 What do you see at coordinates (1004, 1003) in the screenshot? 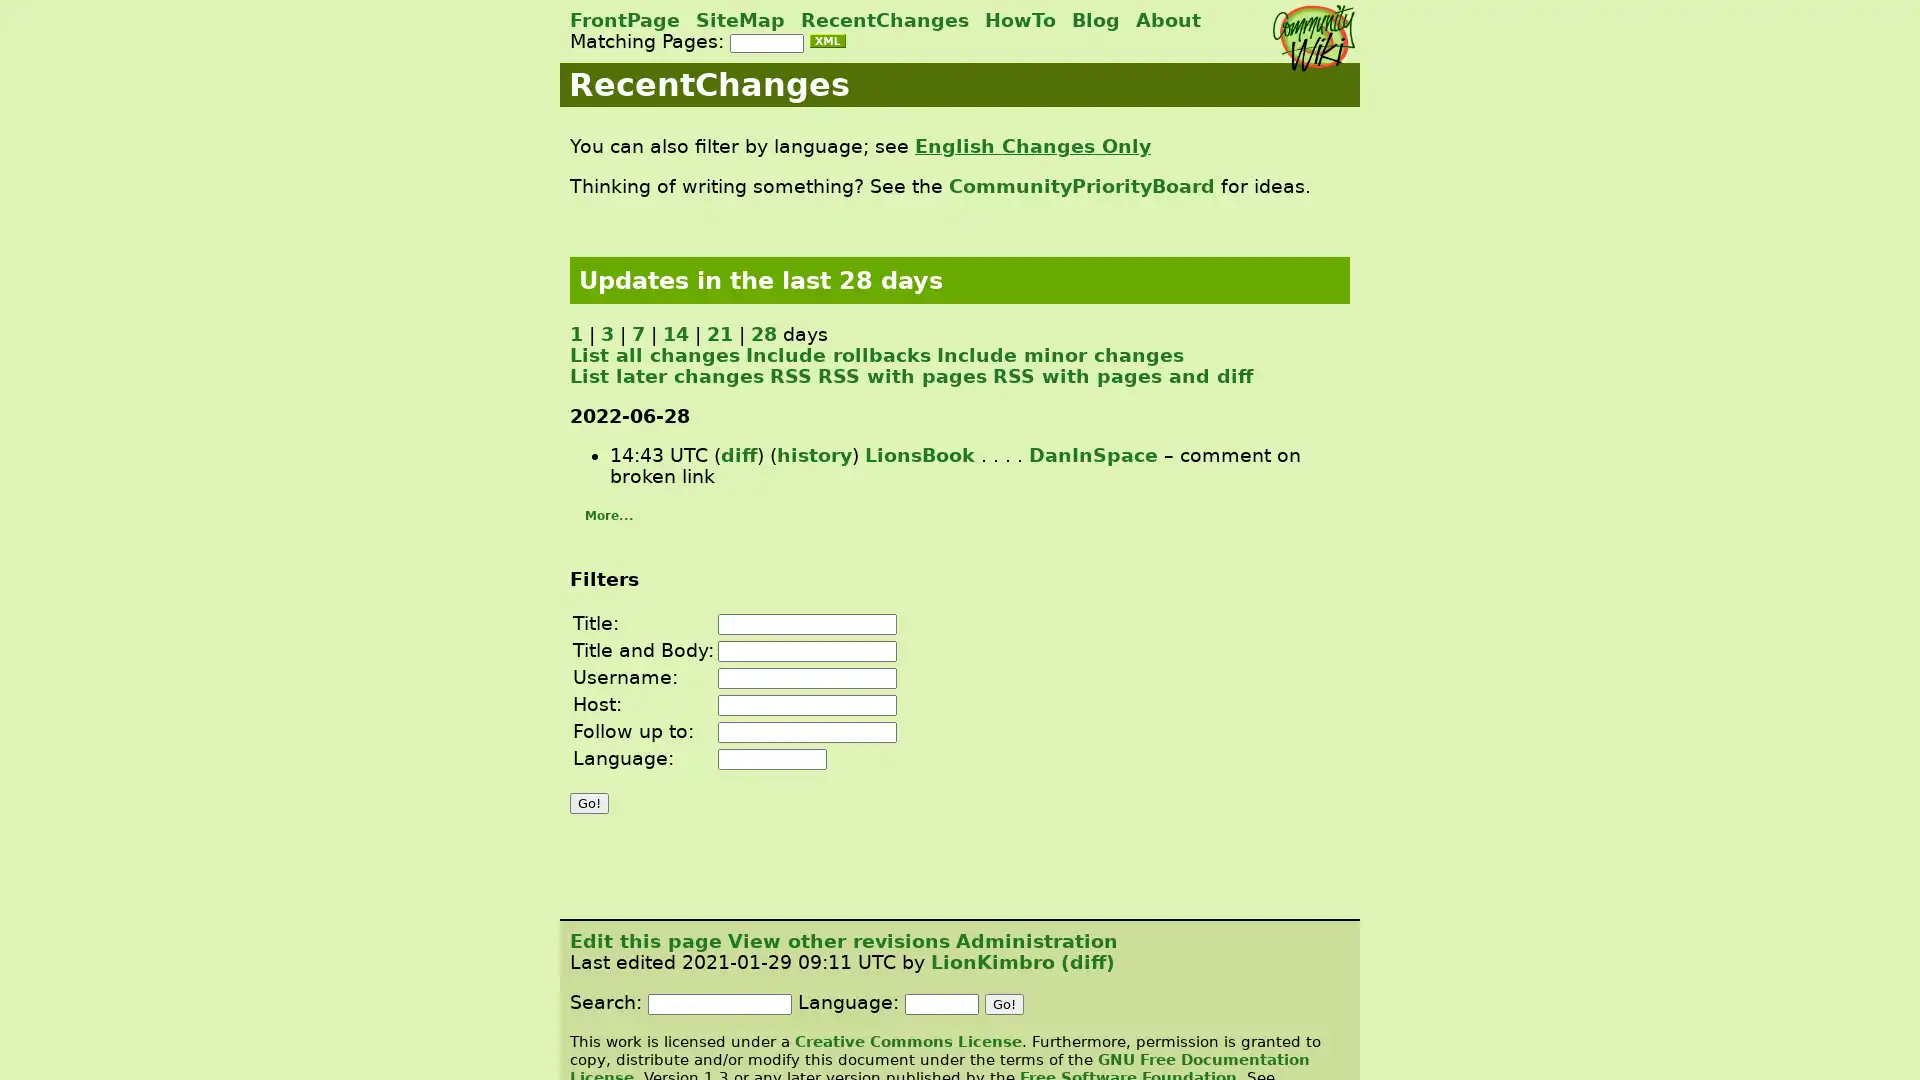
I see `Go!` at bounding box center [1004, 1003].